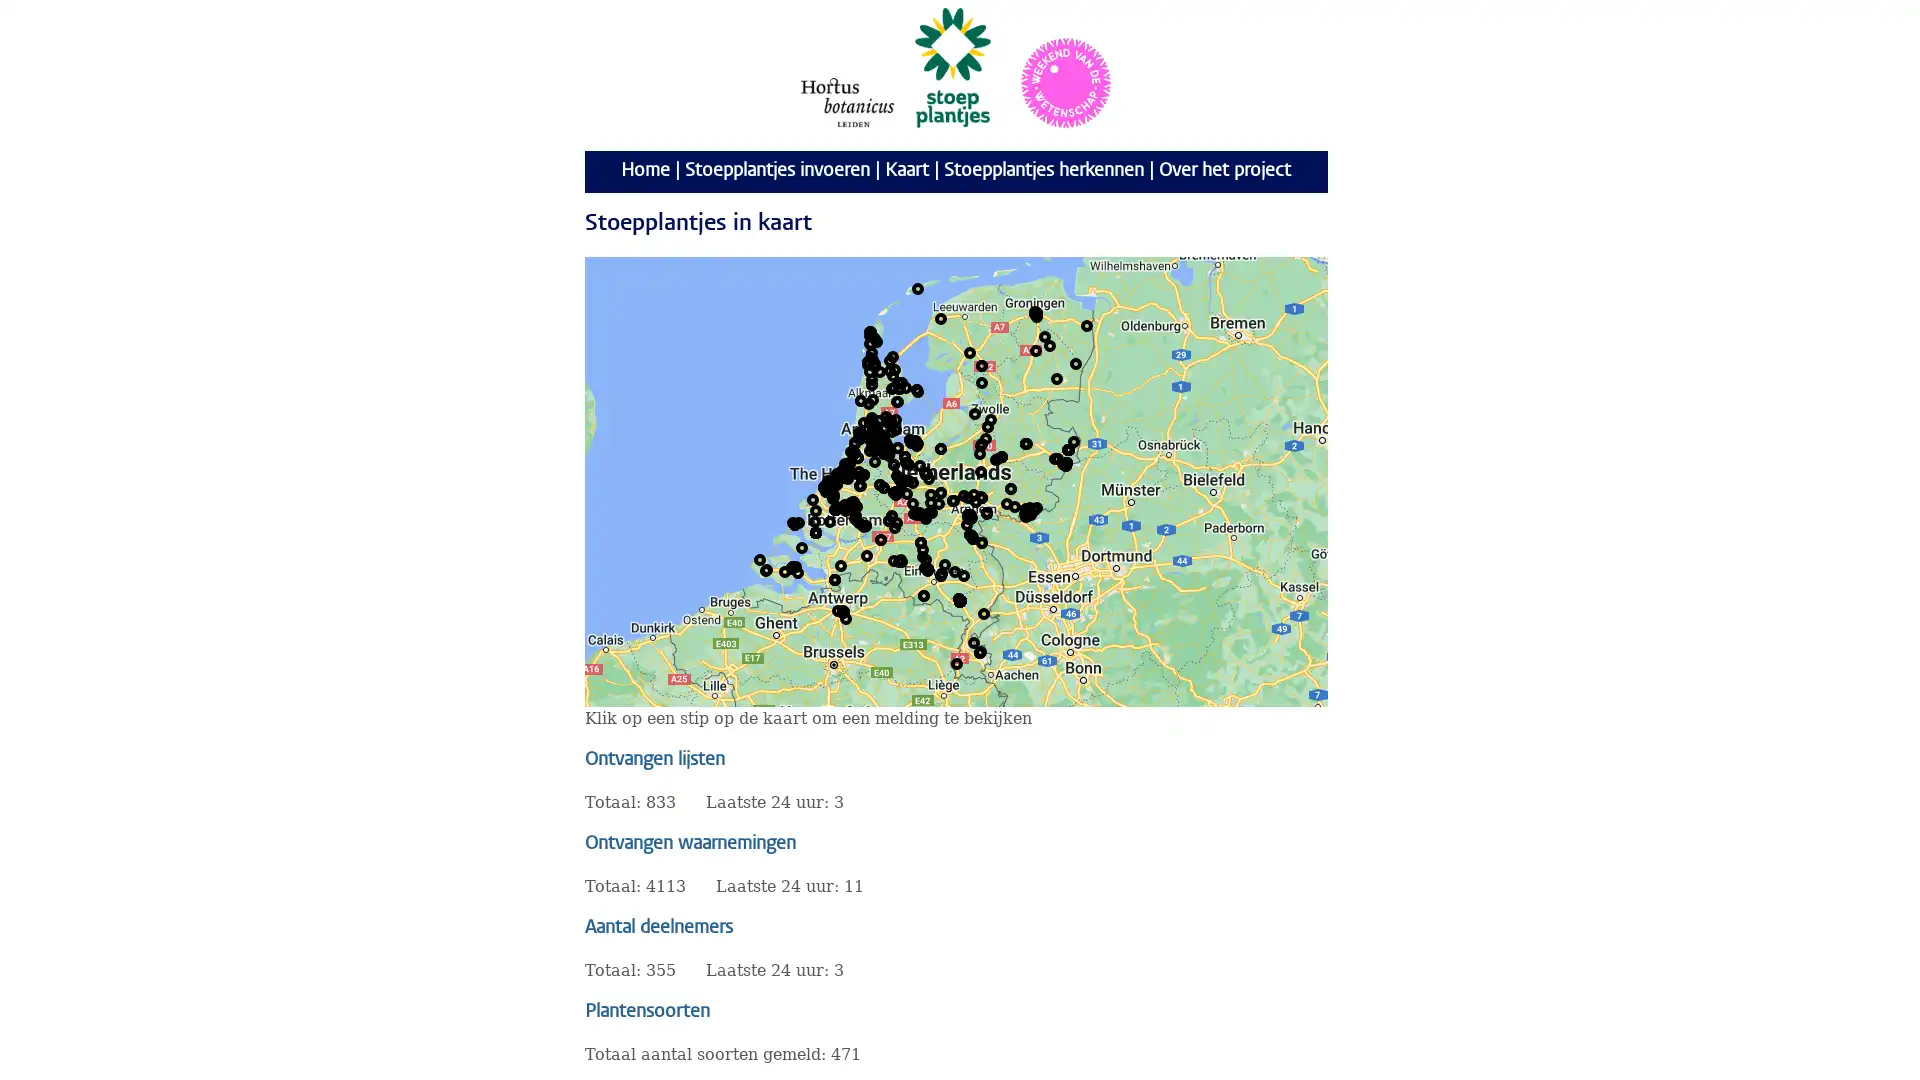  I want to click on Telling van op 20 maart 2022, so click(873, 357).